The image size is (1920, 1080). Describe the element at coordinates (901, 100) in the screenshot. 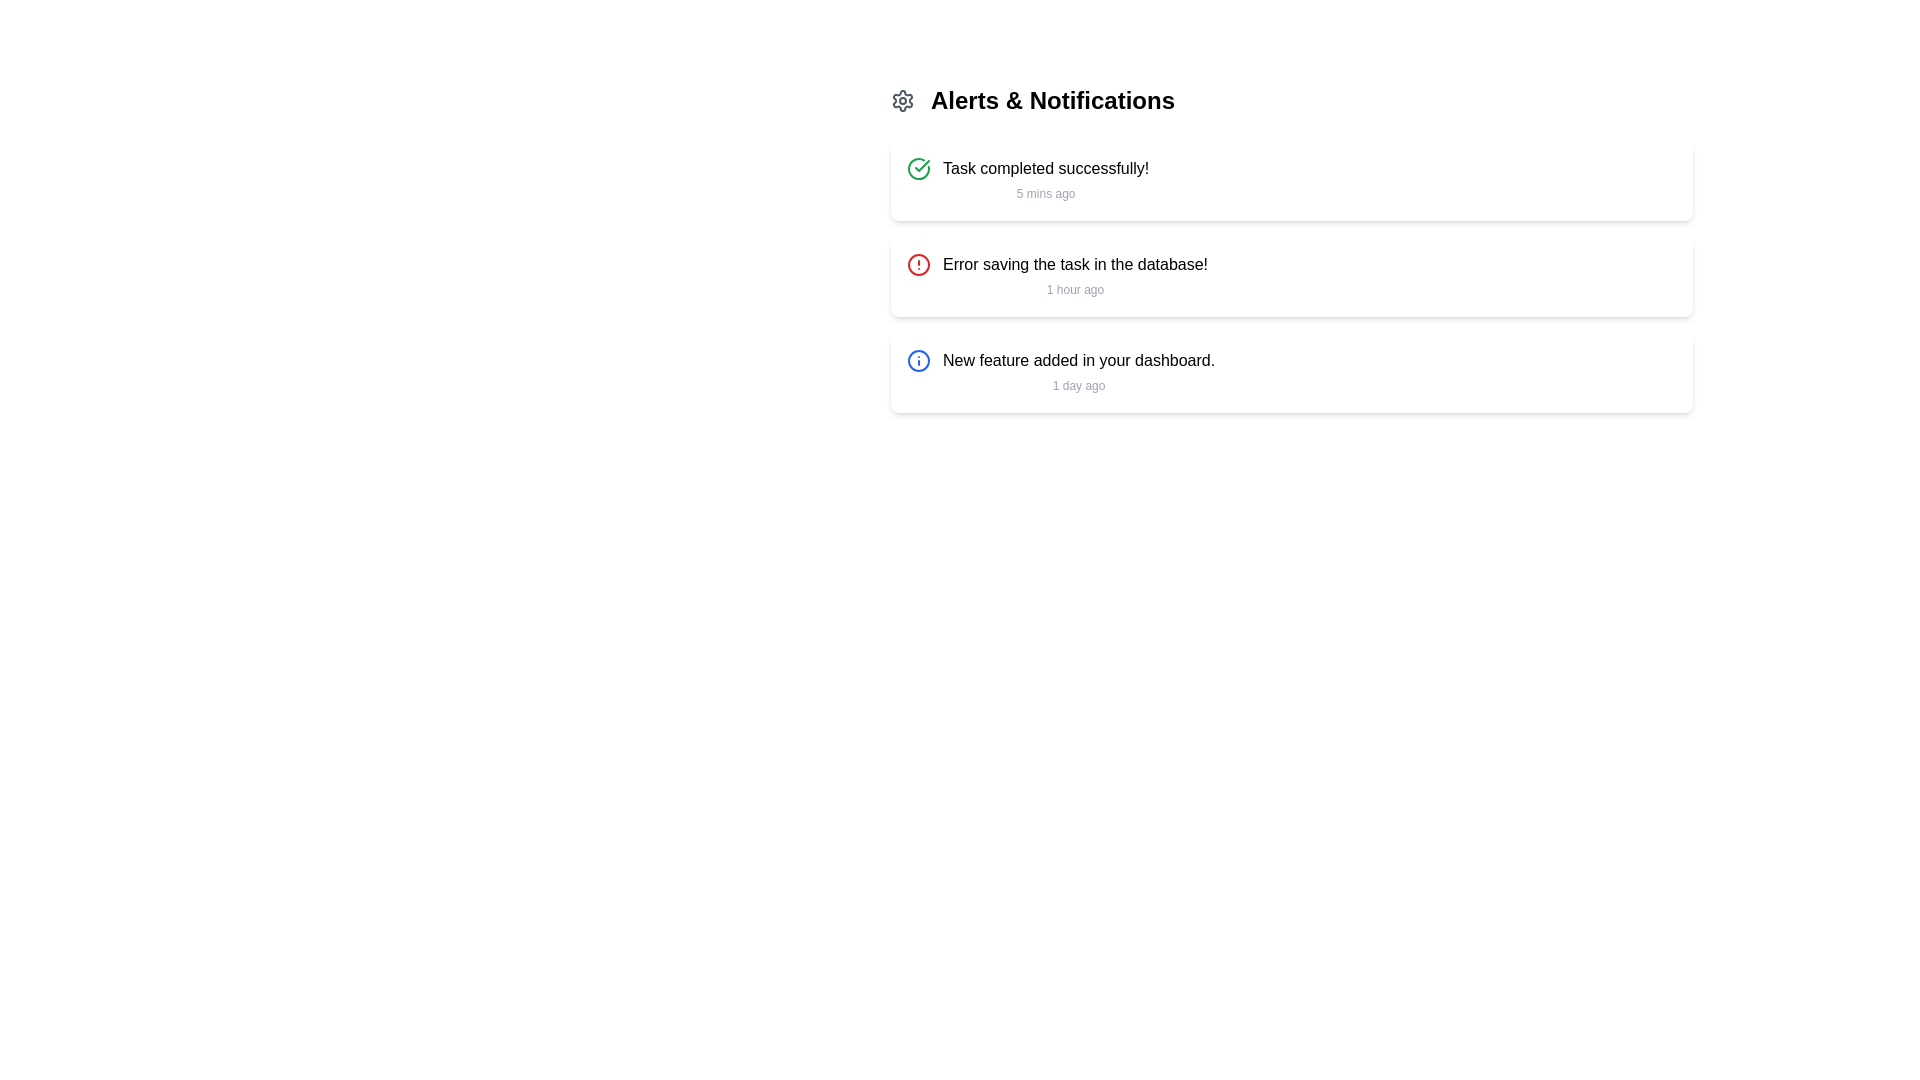

I see `the settings icon located to the left of the 'Alerts & Notifications' heading` at that location.